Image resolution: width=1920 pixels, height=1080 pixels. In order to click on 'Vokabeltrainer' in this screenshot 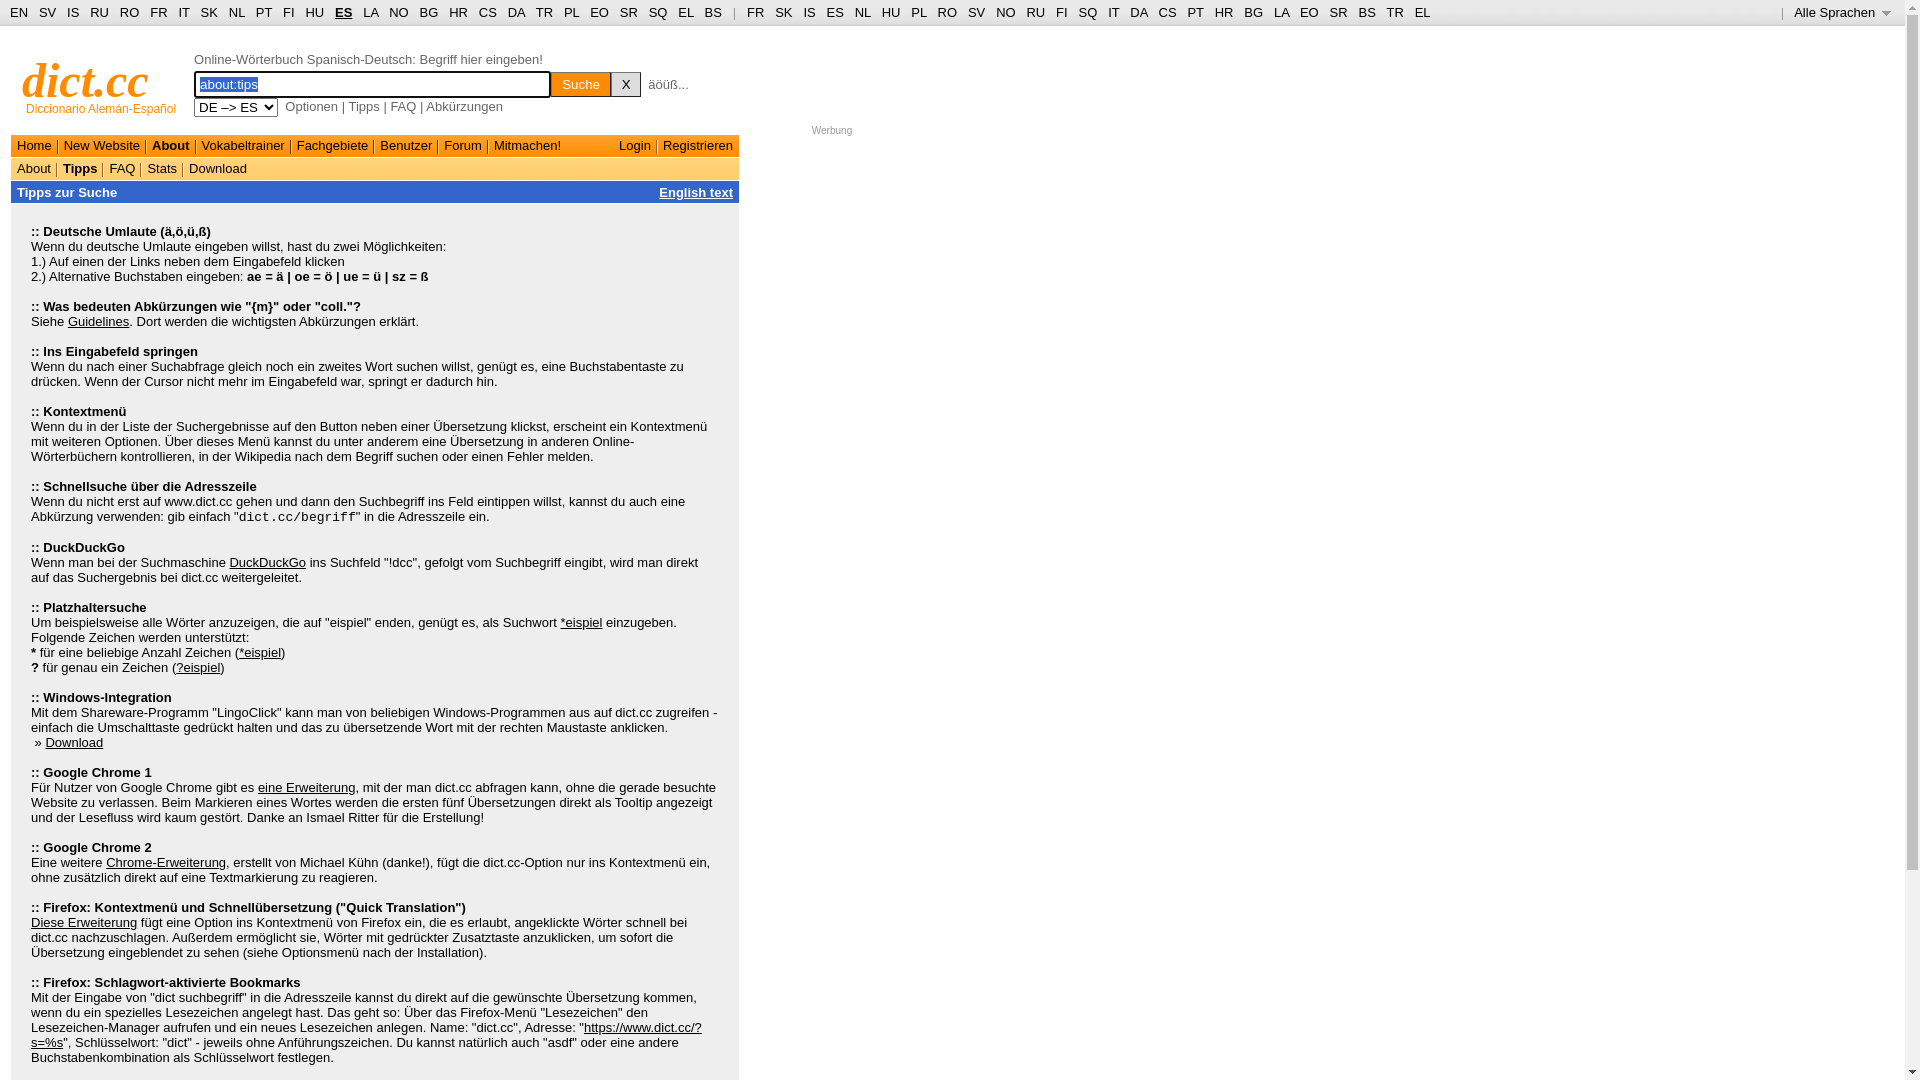, I will do `click(242, 144)`.